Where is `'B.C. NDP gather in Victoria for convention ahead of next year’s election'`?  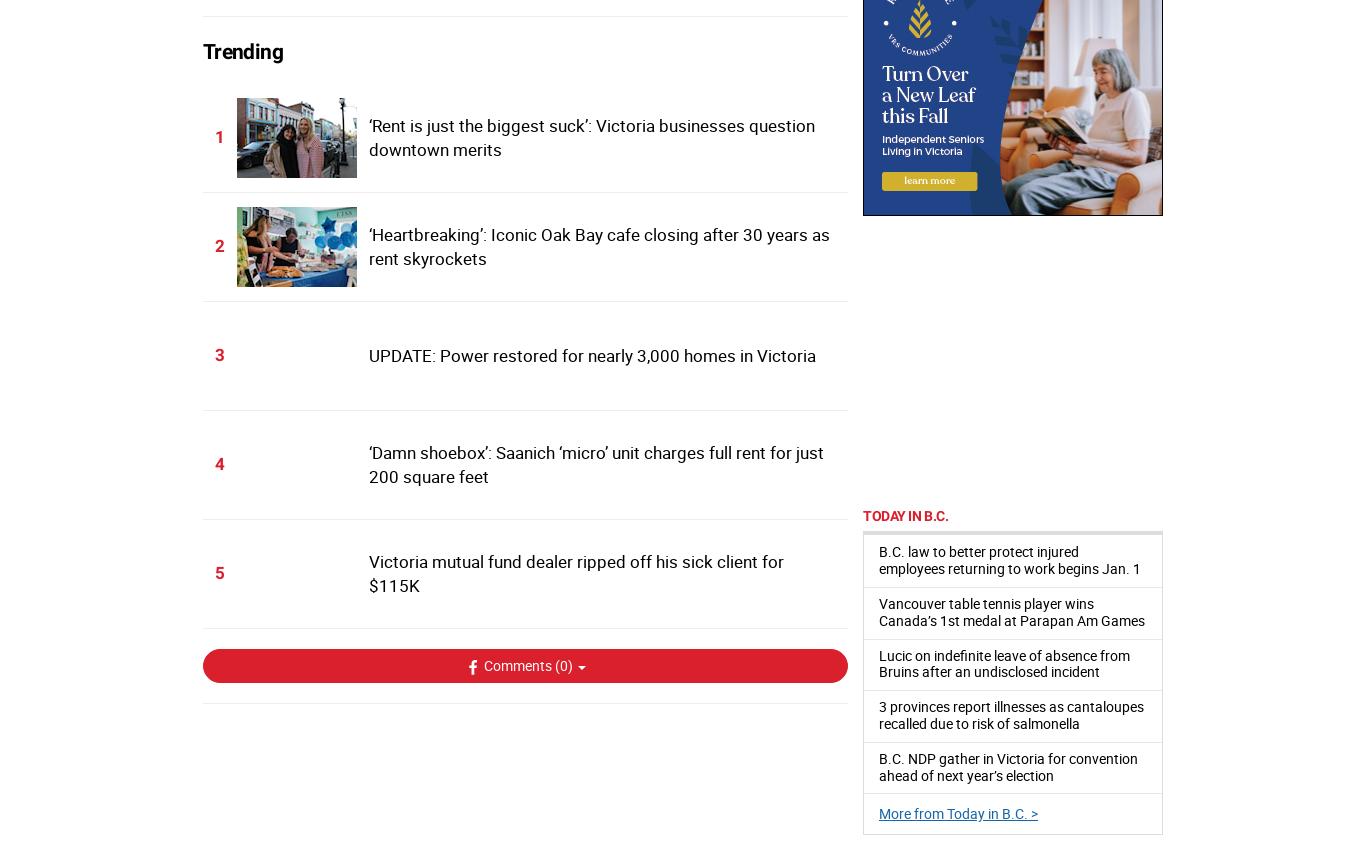
'B.C. NDP gather in Victoria for convention ahead of next year’s election' is located at coordinates (878, 765).